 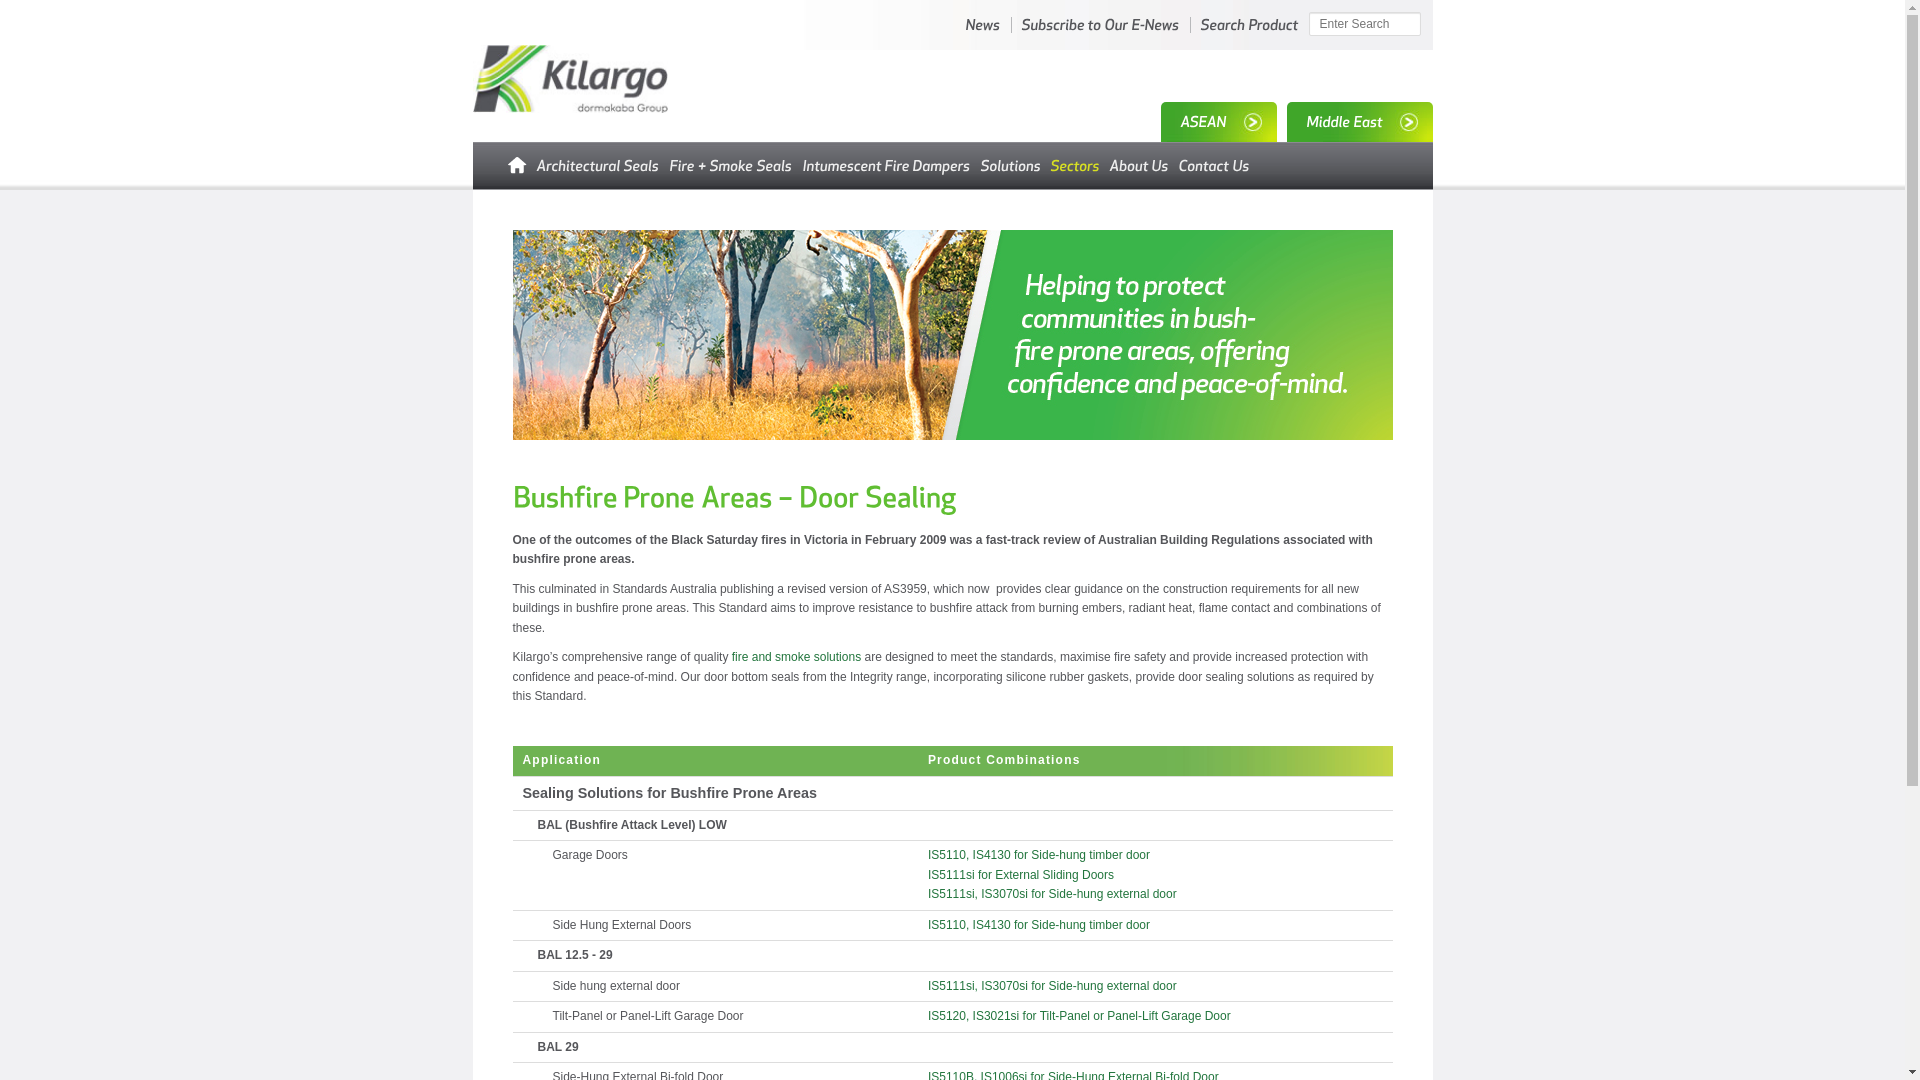 What do you see at coordinates (501, 164) in the screenshot?
I see `'Home'` at bounding box center [501, 164].